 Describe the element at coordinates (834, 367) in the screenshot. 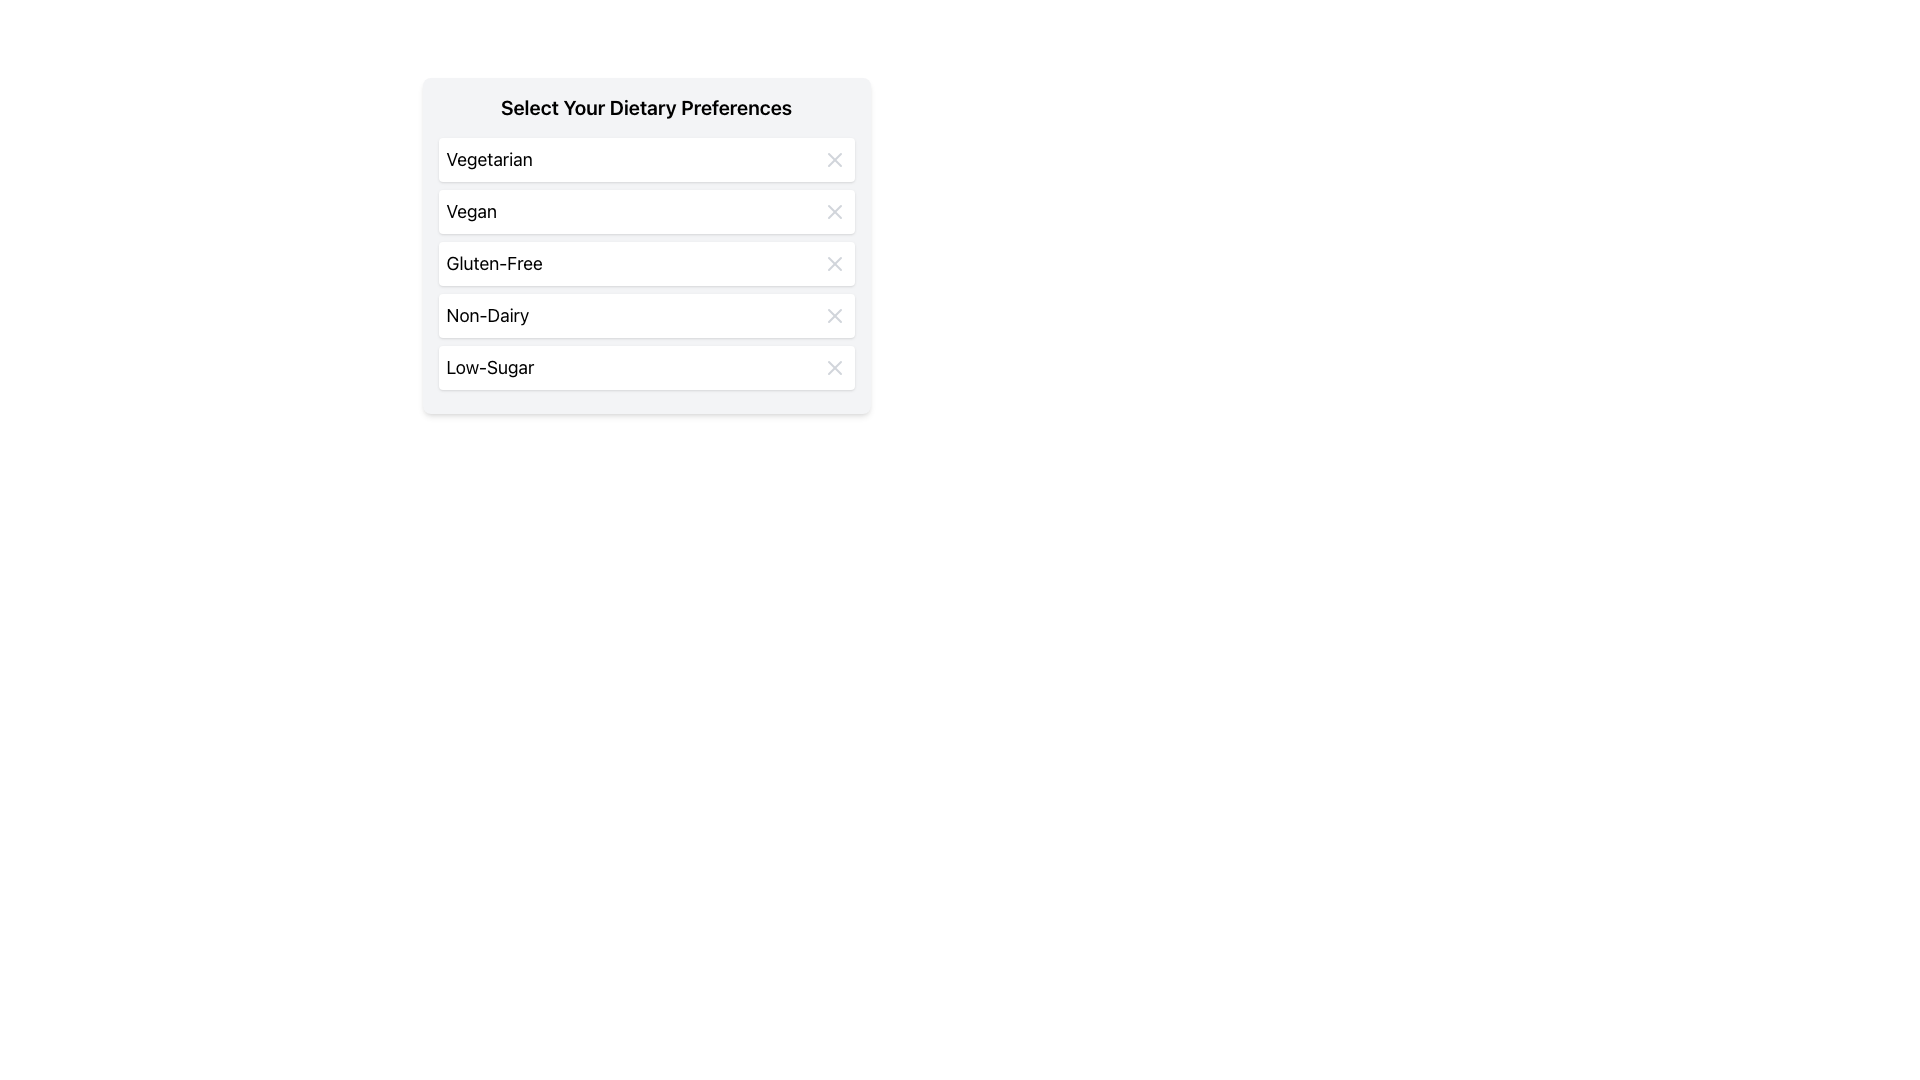

I see `the 'x' icon button on the right side of the 'Low-Sugar' list item` at that location.